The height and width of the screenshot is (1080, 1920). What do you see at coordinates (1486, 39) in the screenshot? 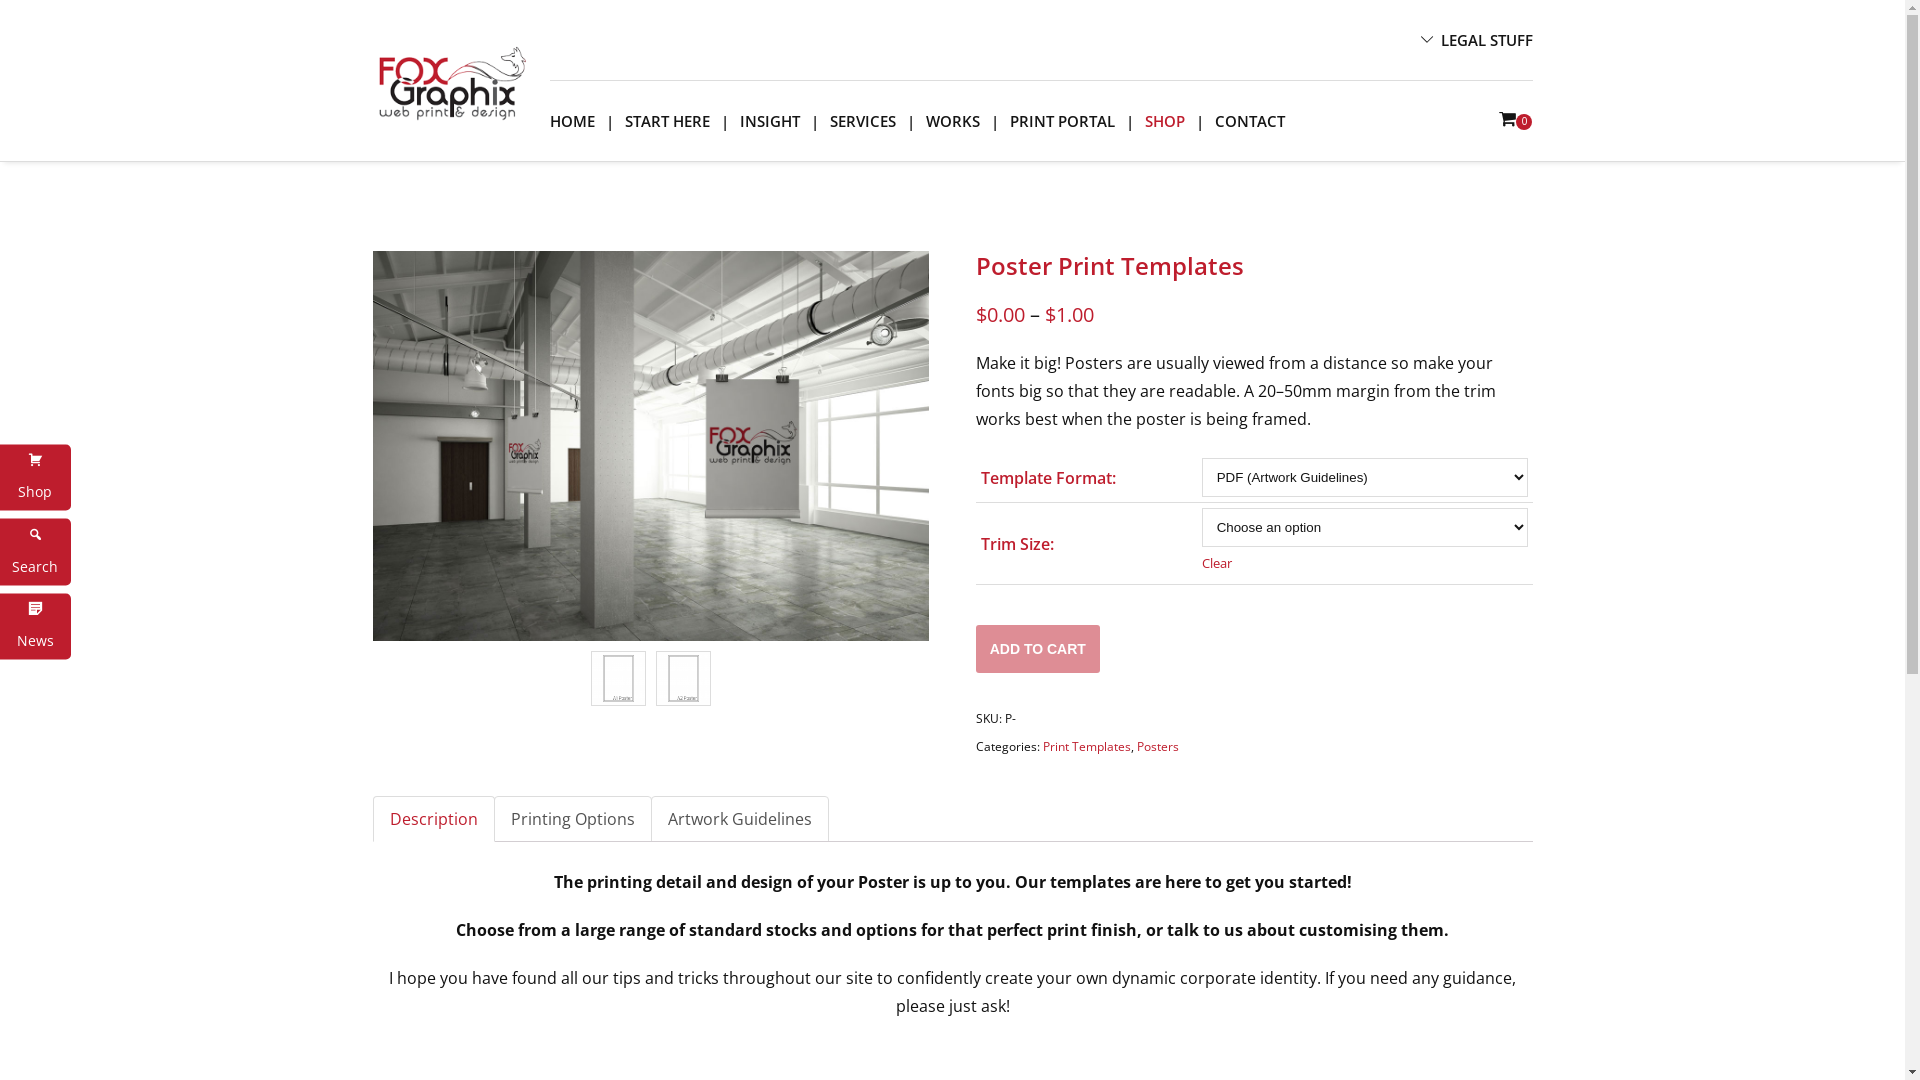
I see `'LEGAL STUFF'` at bounding box center [1486, 39].